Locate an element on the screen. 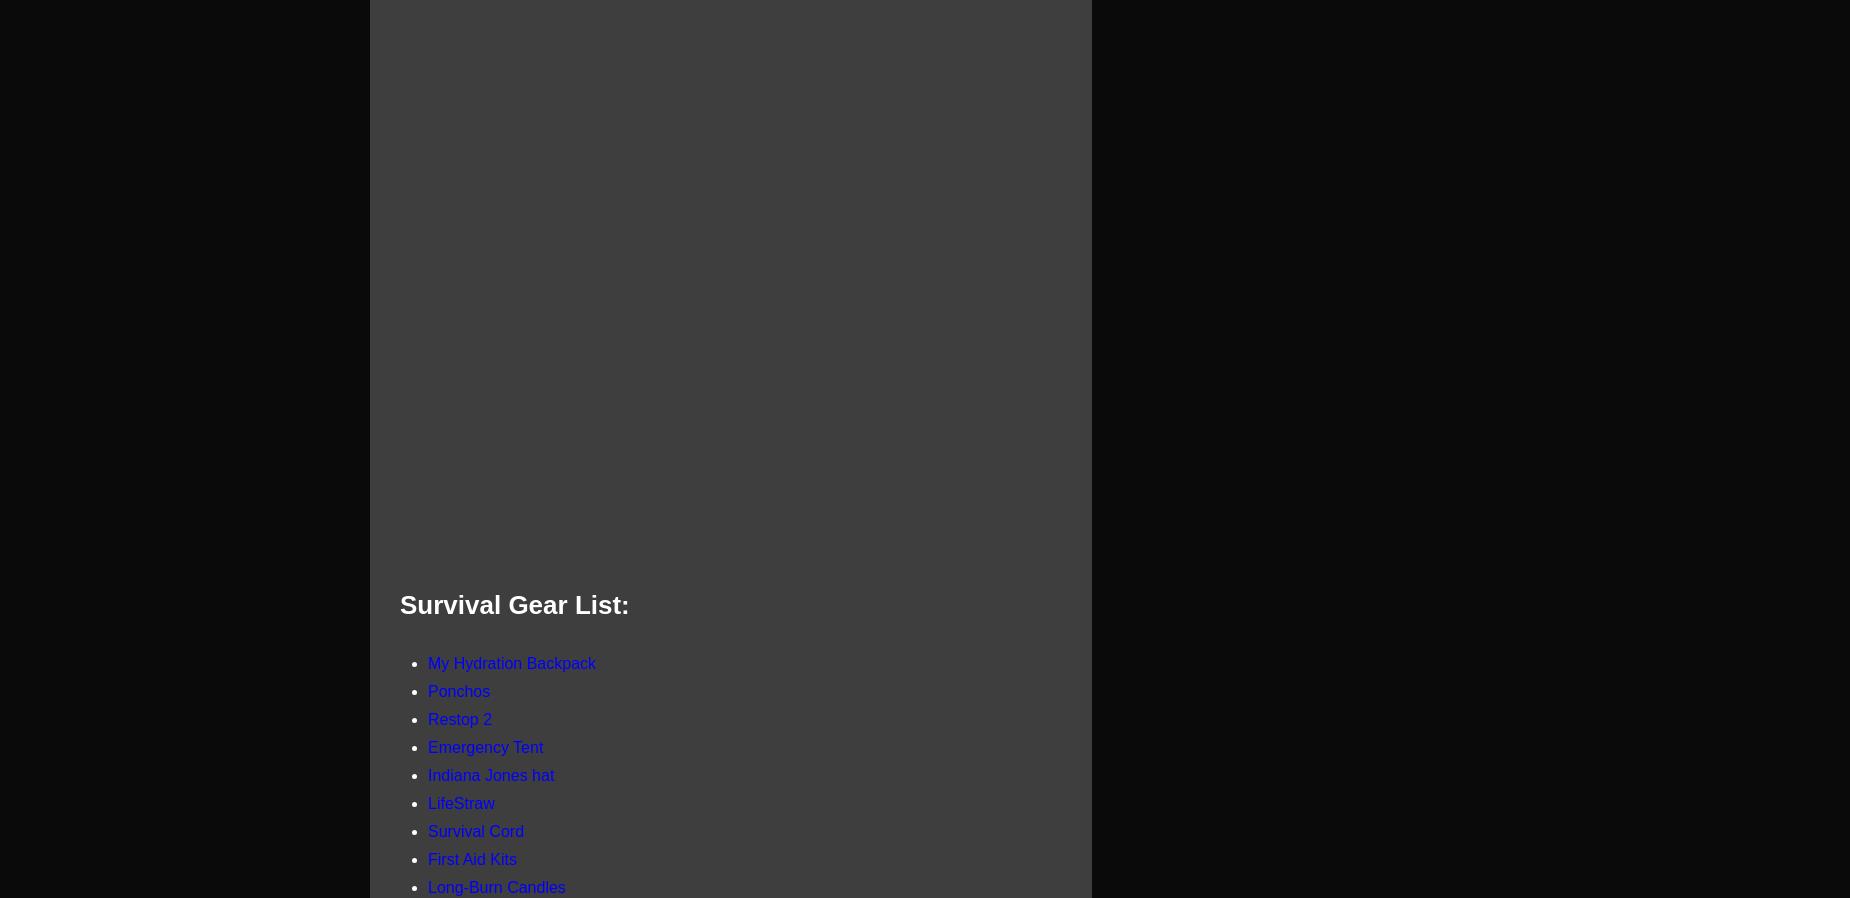  'Long-Burn Candles' is located at coordinates (496, 886).